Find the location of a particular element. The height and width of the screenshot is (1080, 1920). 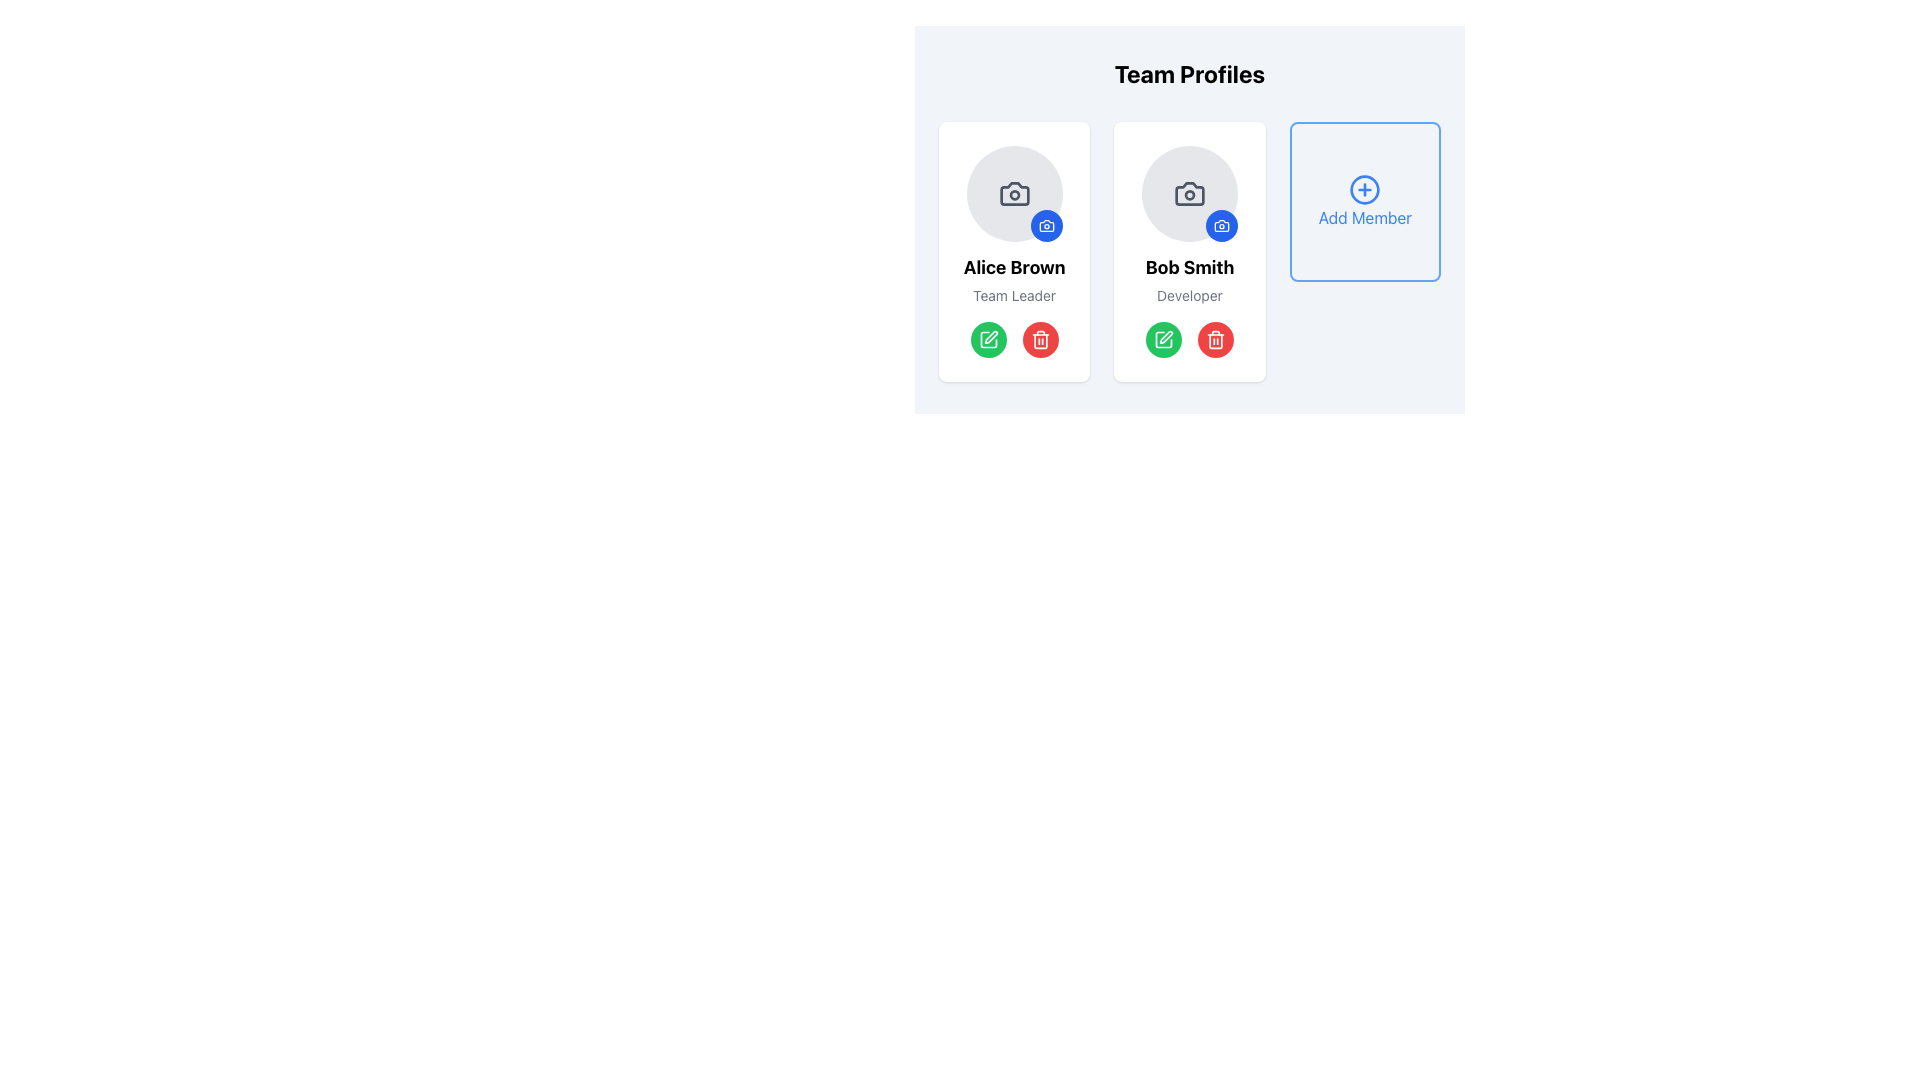

the circular red button with a white trash icon located below the 'Alice Brown' profile in the 'Team Profiles' section is located at coordinates (1040, 338).